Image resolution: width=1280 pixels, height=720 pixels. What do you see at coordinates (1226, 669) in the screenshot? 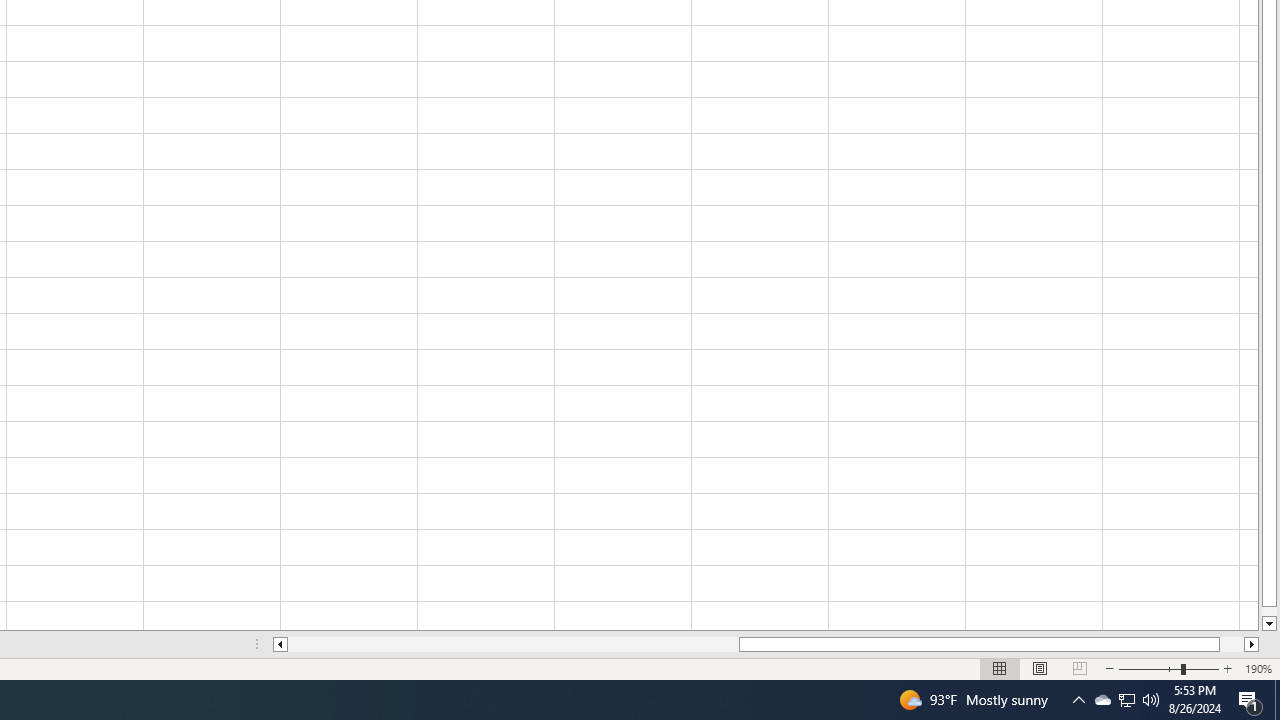
I see `'Zoom In'` at bounding box center [1226, 669].